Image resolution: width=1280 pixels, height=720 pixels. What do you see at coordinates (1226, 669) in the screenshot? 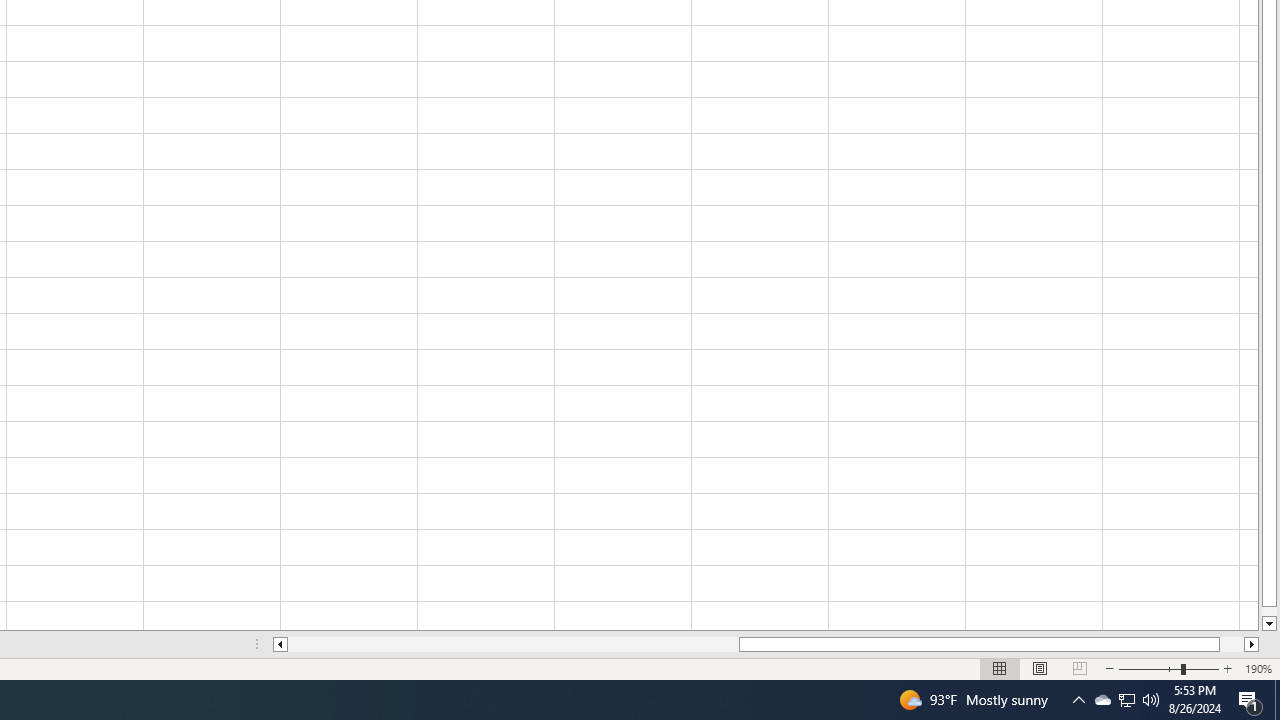
I see `'Zoom In'` at bounding box center [1226, 669].